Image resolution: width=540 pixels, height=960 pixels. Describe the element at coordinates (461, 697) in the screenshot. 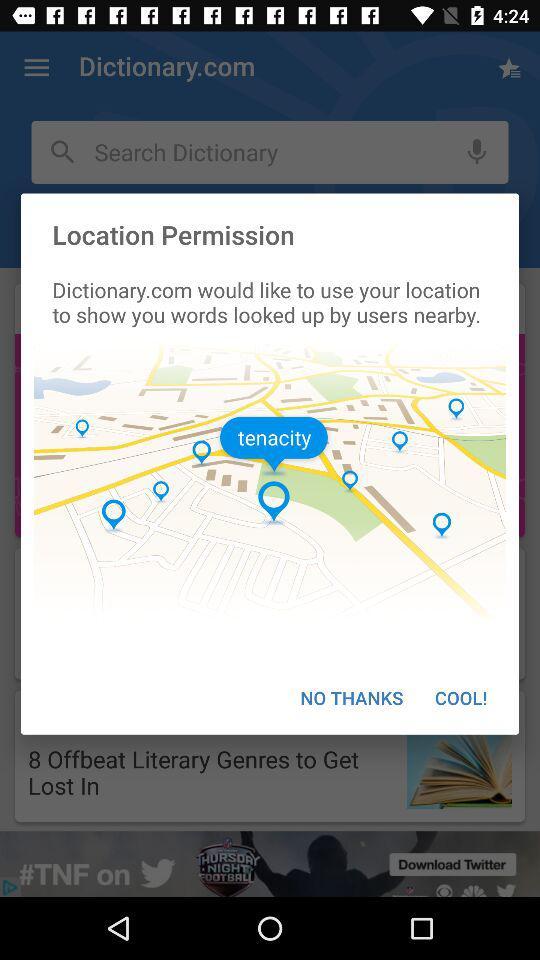

I see `the item next to no thanks` at that location.